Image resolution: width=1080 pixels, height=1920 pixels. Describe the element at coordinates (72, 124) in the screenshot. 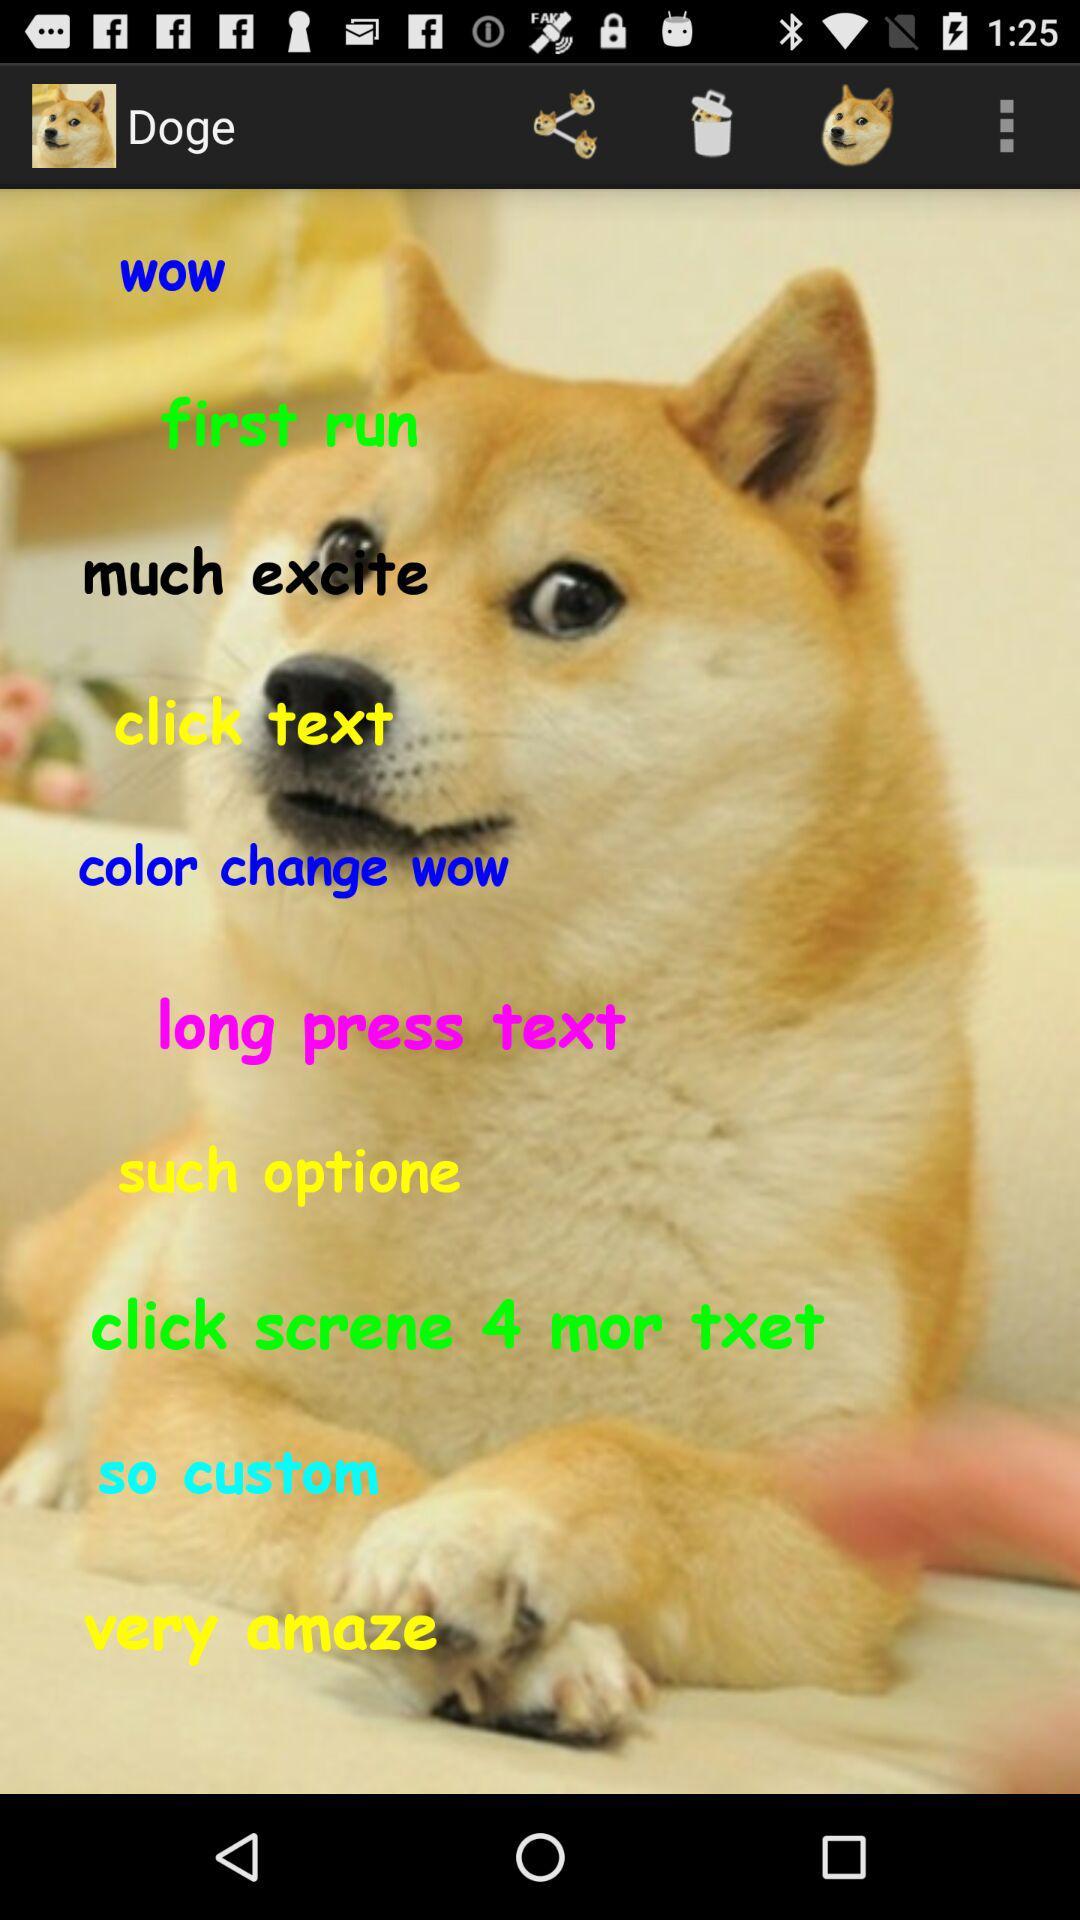

I see `the dog image at top left` at that location.